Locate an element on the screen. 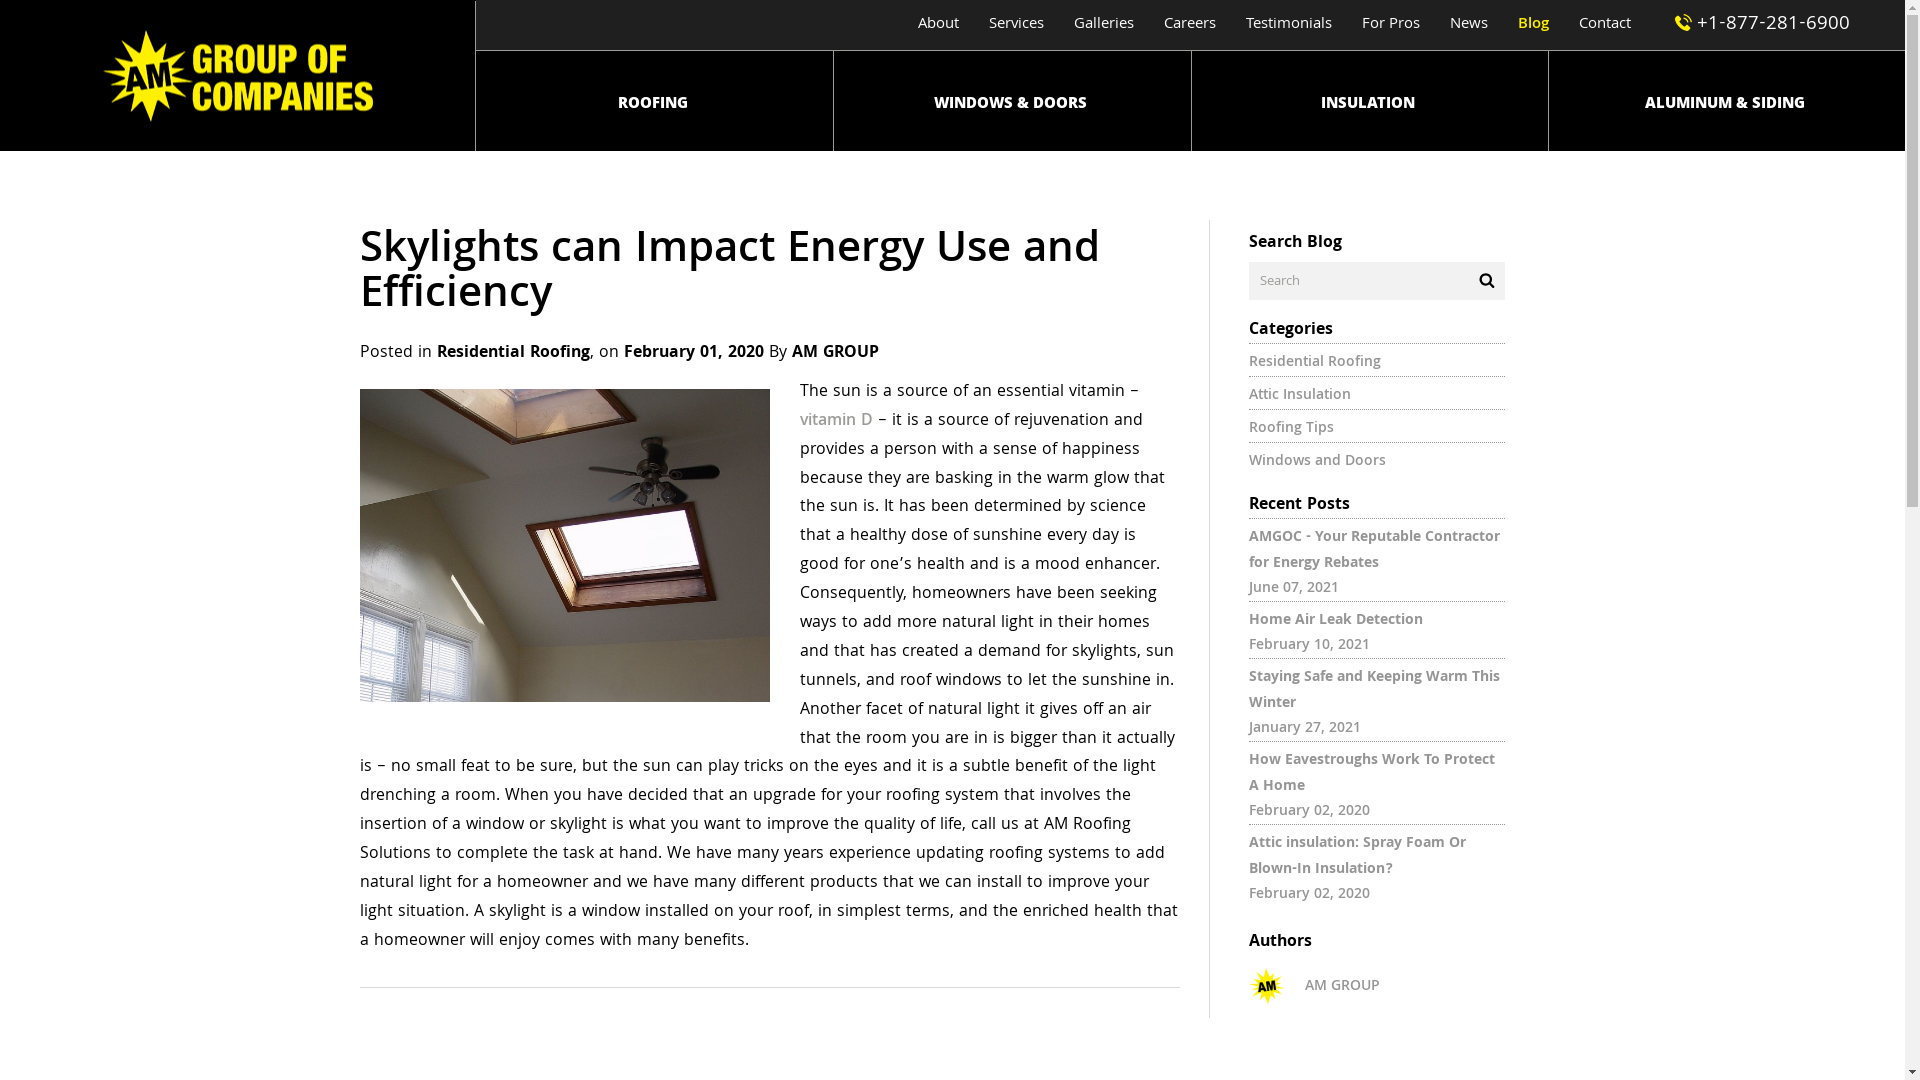  'News' is located at coordinates (1468, 24).